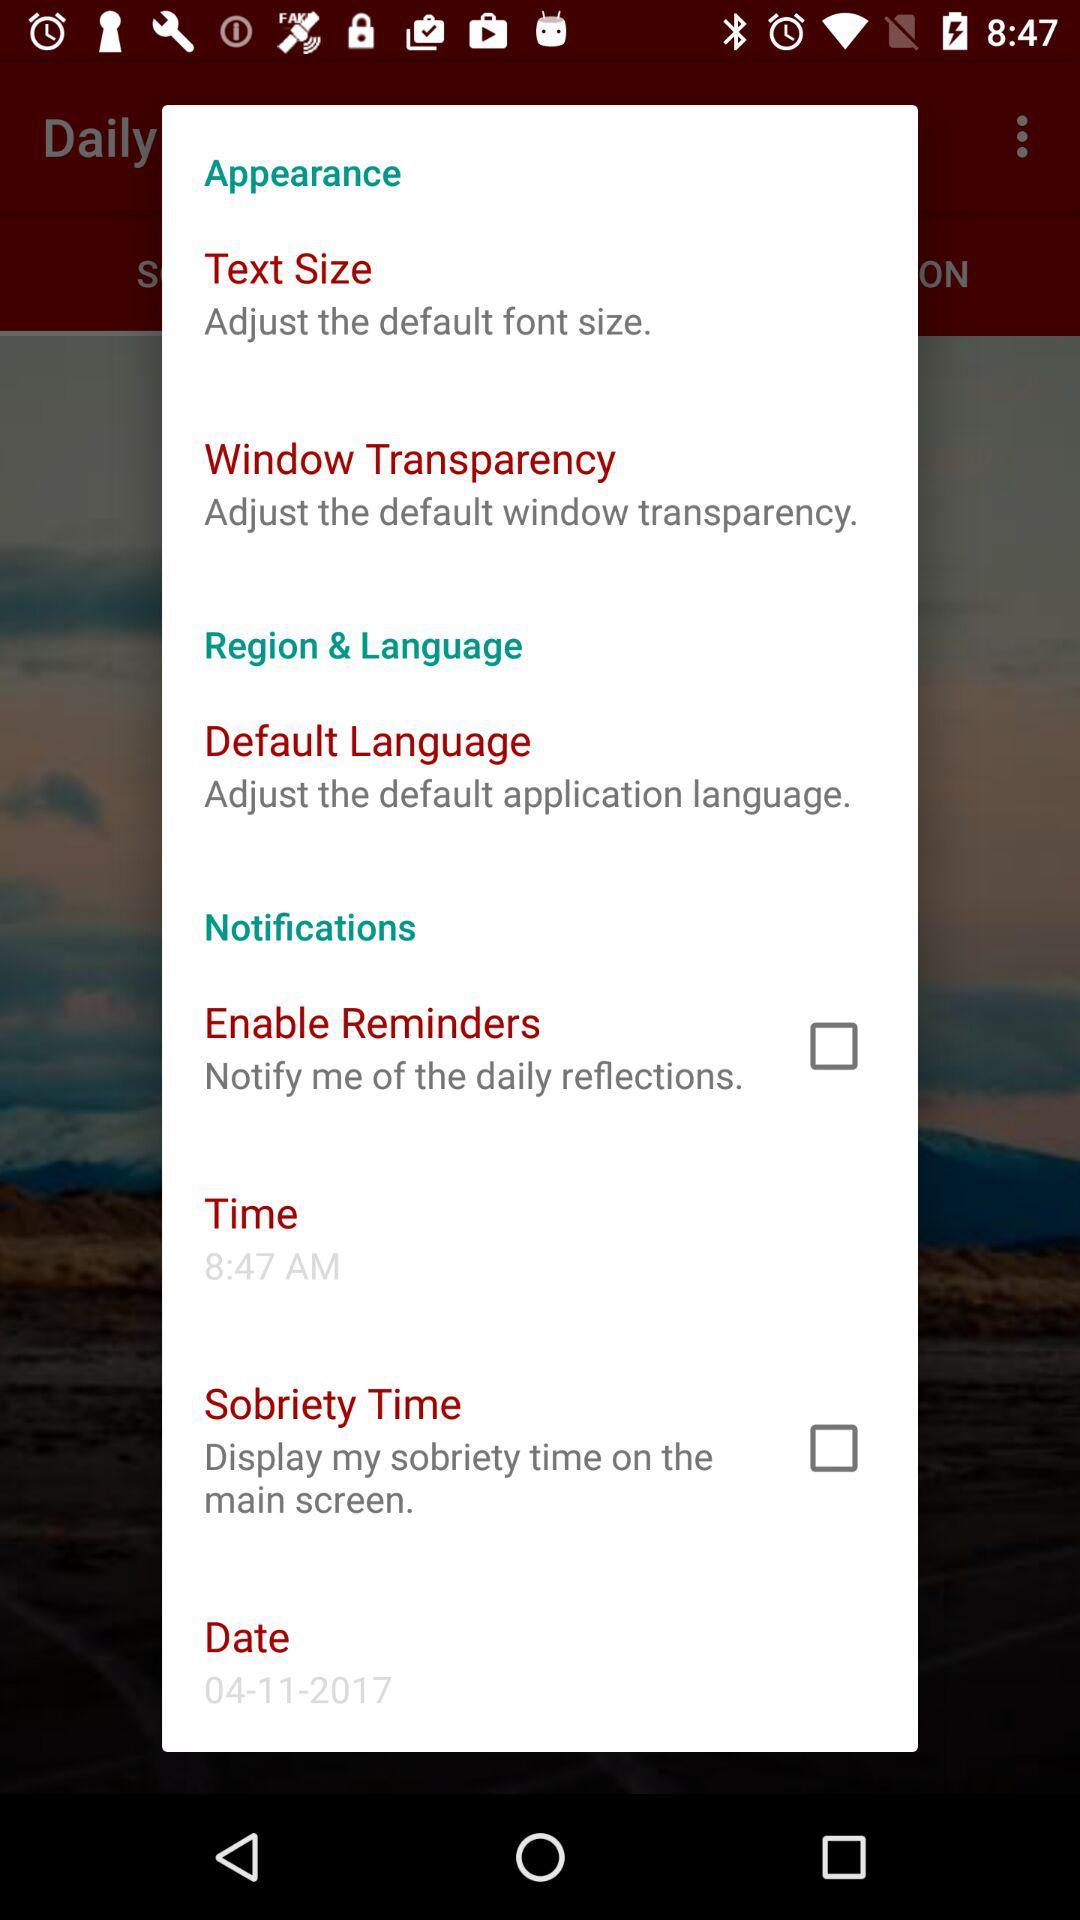  I want to click on app at the bottom, so click(477, 1477).